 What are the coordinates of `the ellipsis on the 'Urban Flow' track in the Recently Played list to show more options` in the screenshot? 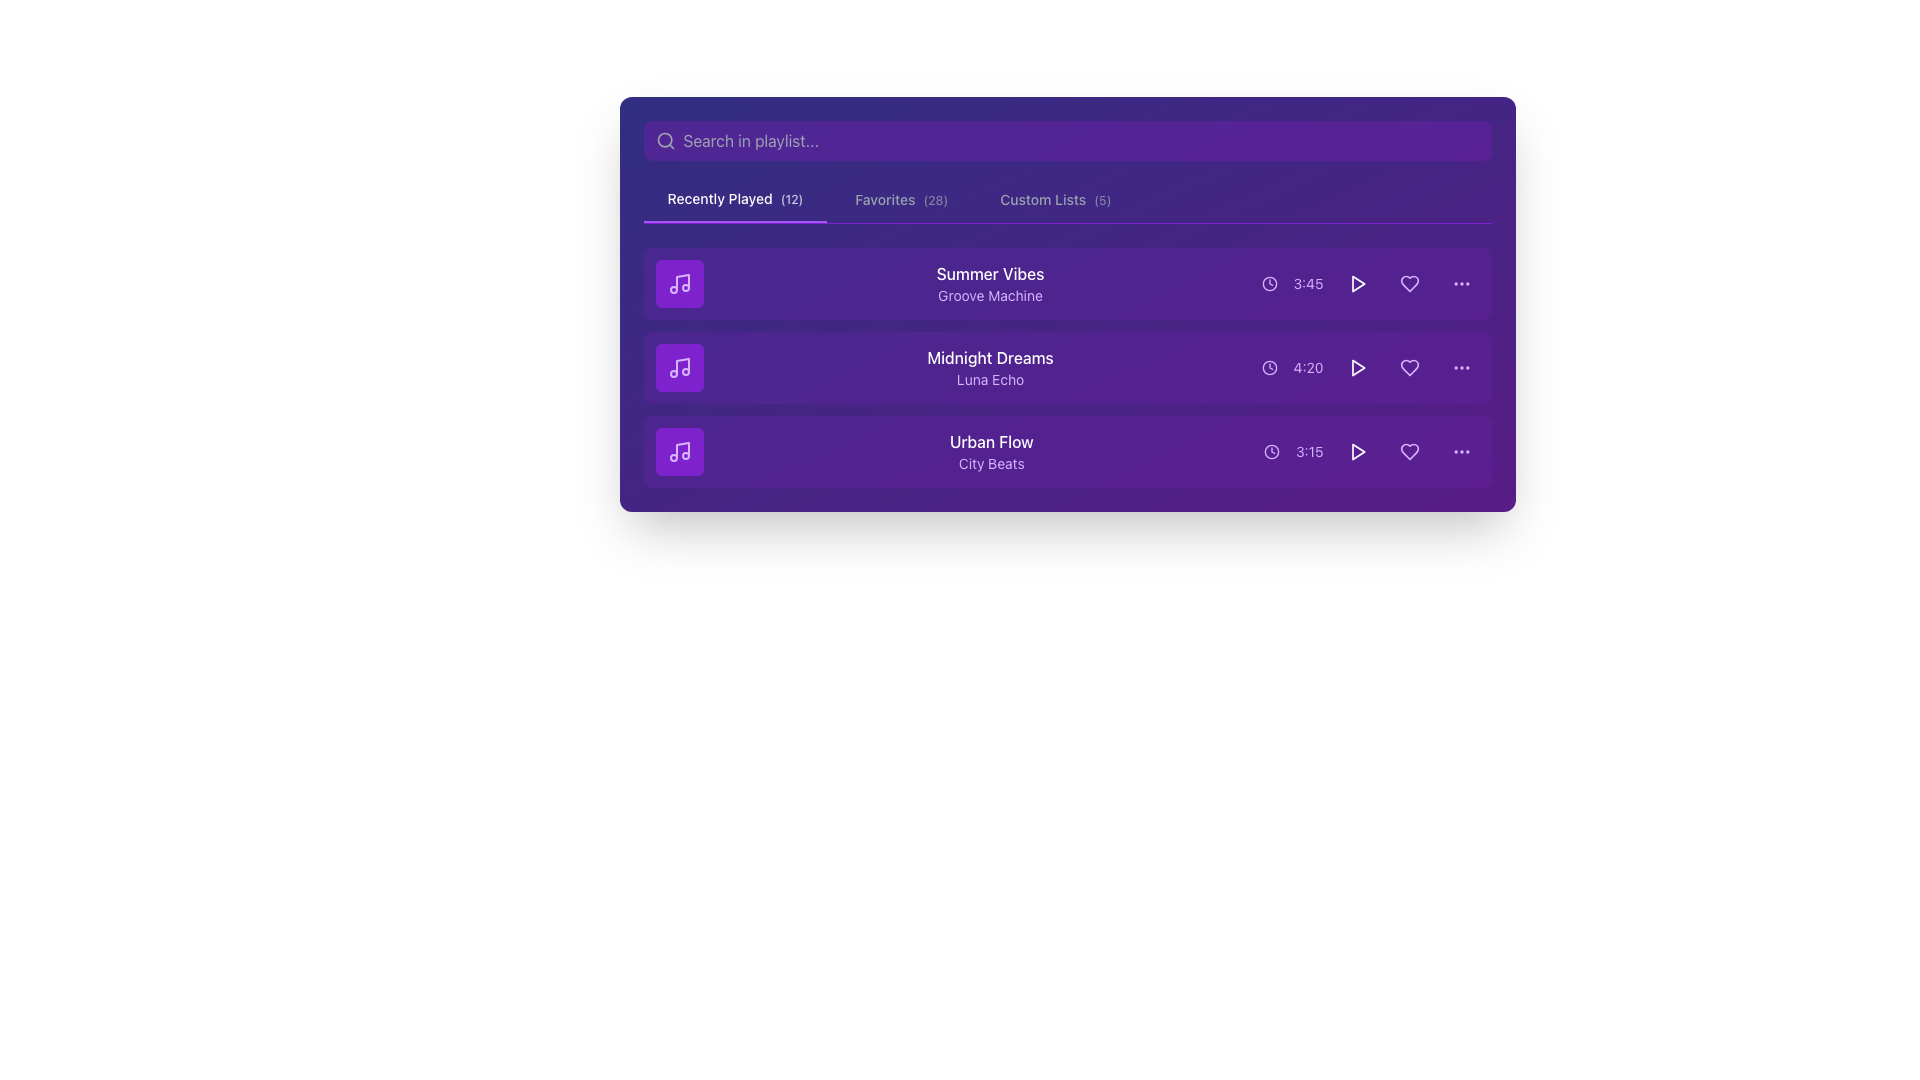 It's located at (1066, 451).